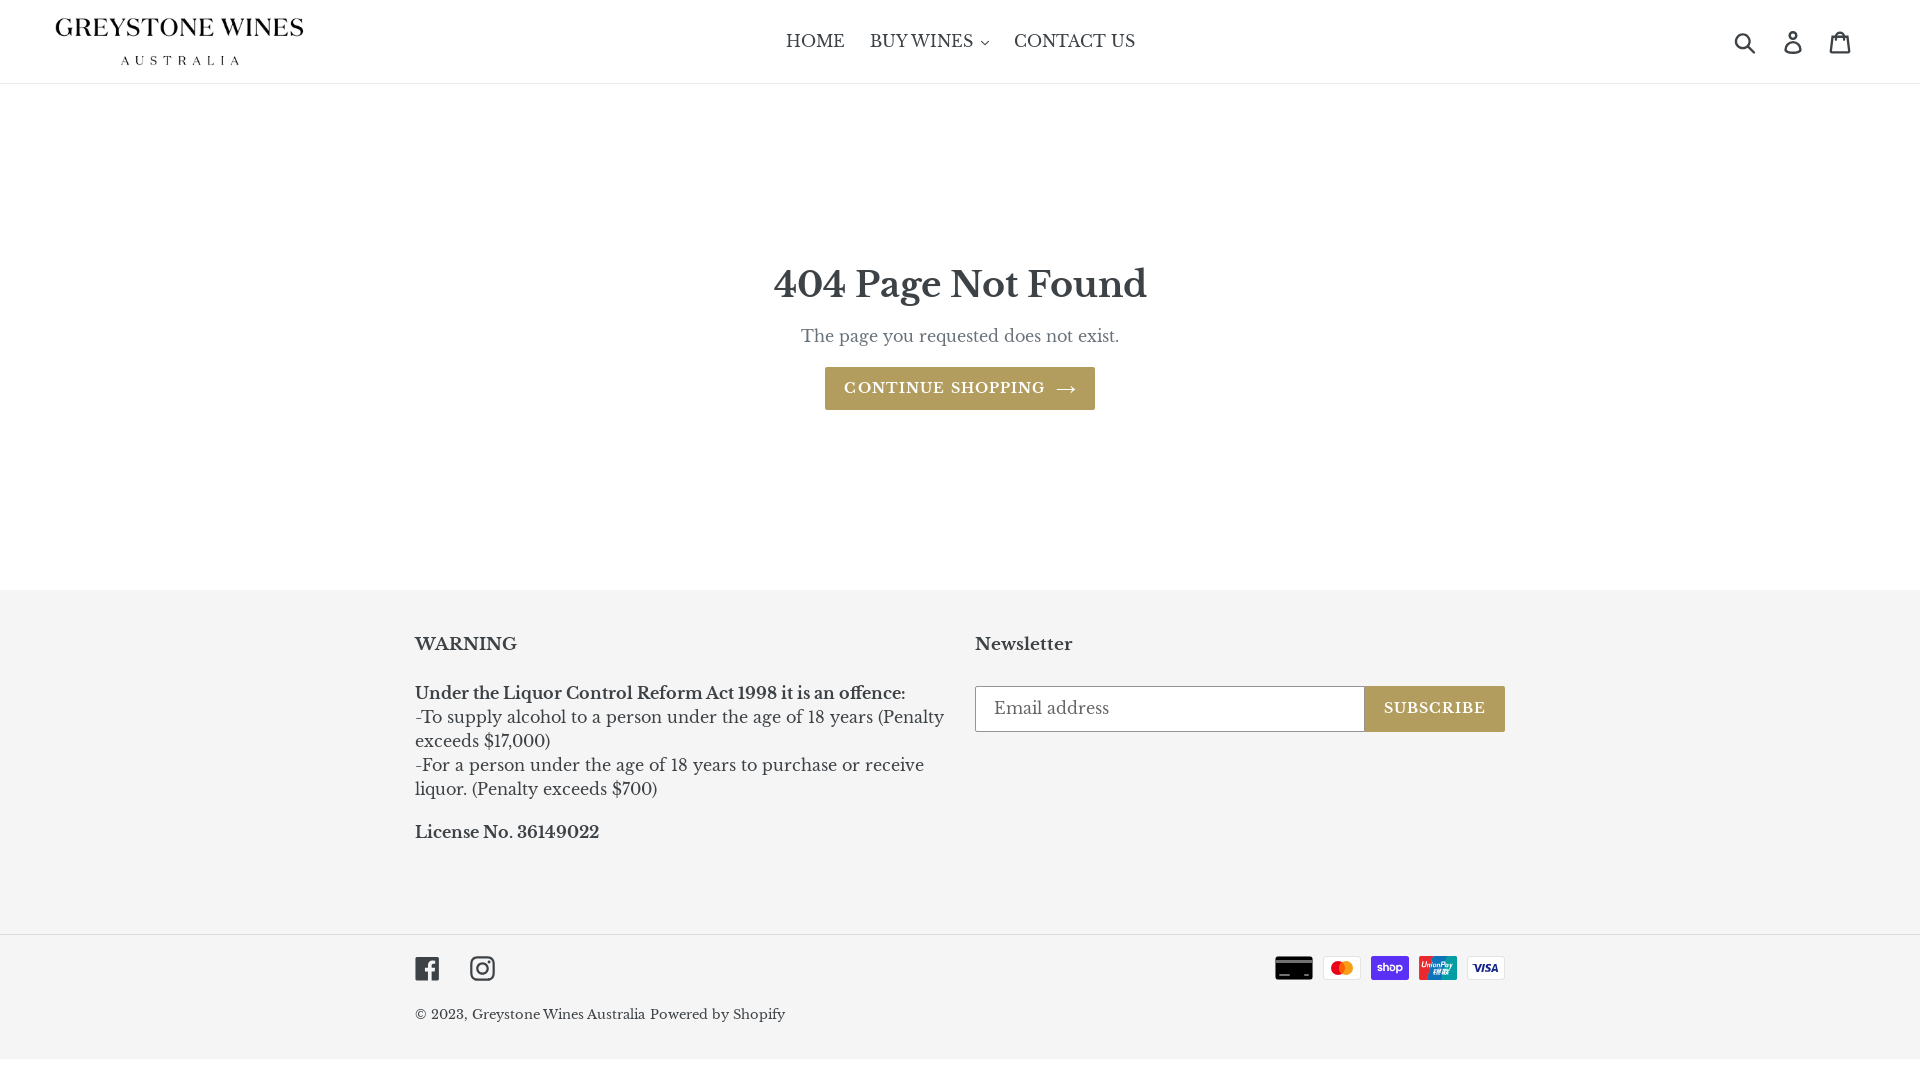 Image resolution: width=1920 pixels, height=1080 pixels. Describe the element at coordinates (815, 41) in the screenshot. I see `'HOME'` at that location.